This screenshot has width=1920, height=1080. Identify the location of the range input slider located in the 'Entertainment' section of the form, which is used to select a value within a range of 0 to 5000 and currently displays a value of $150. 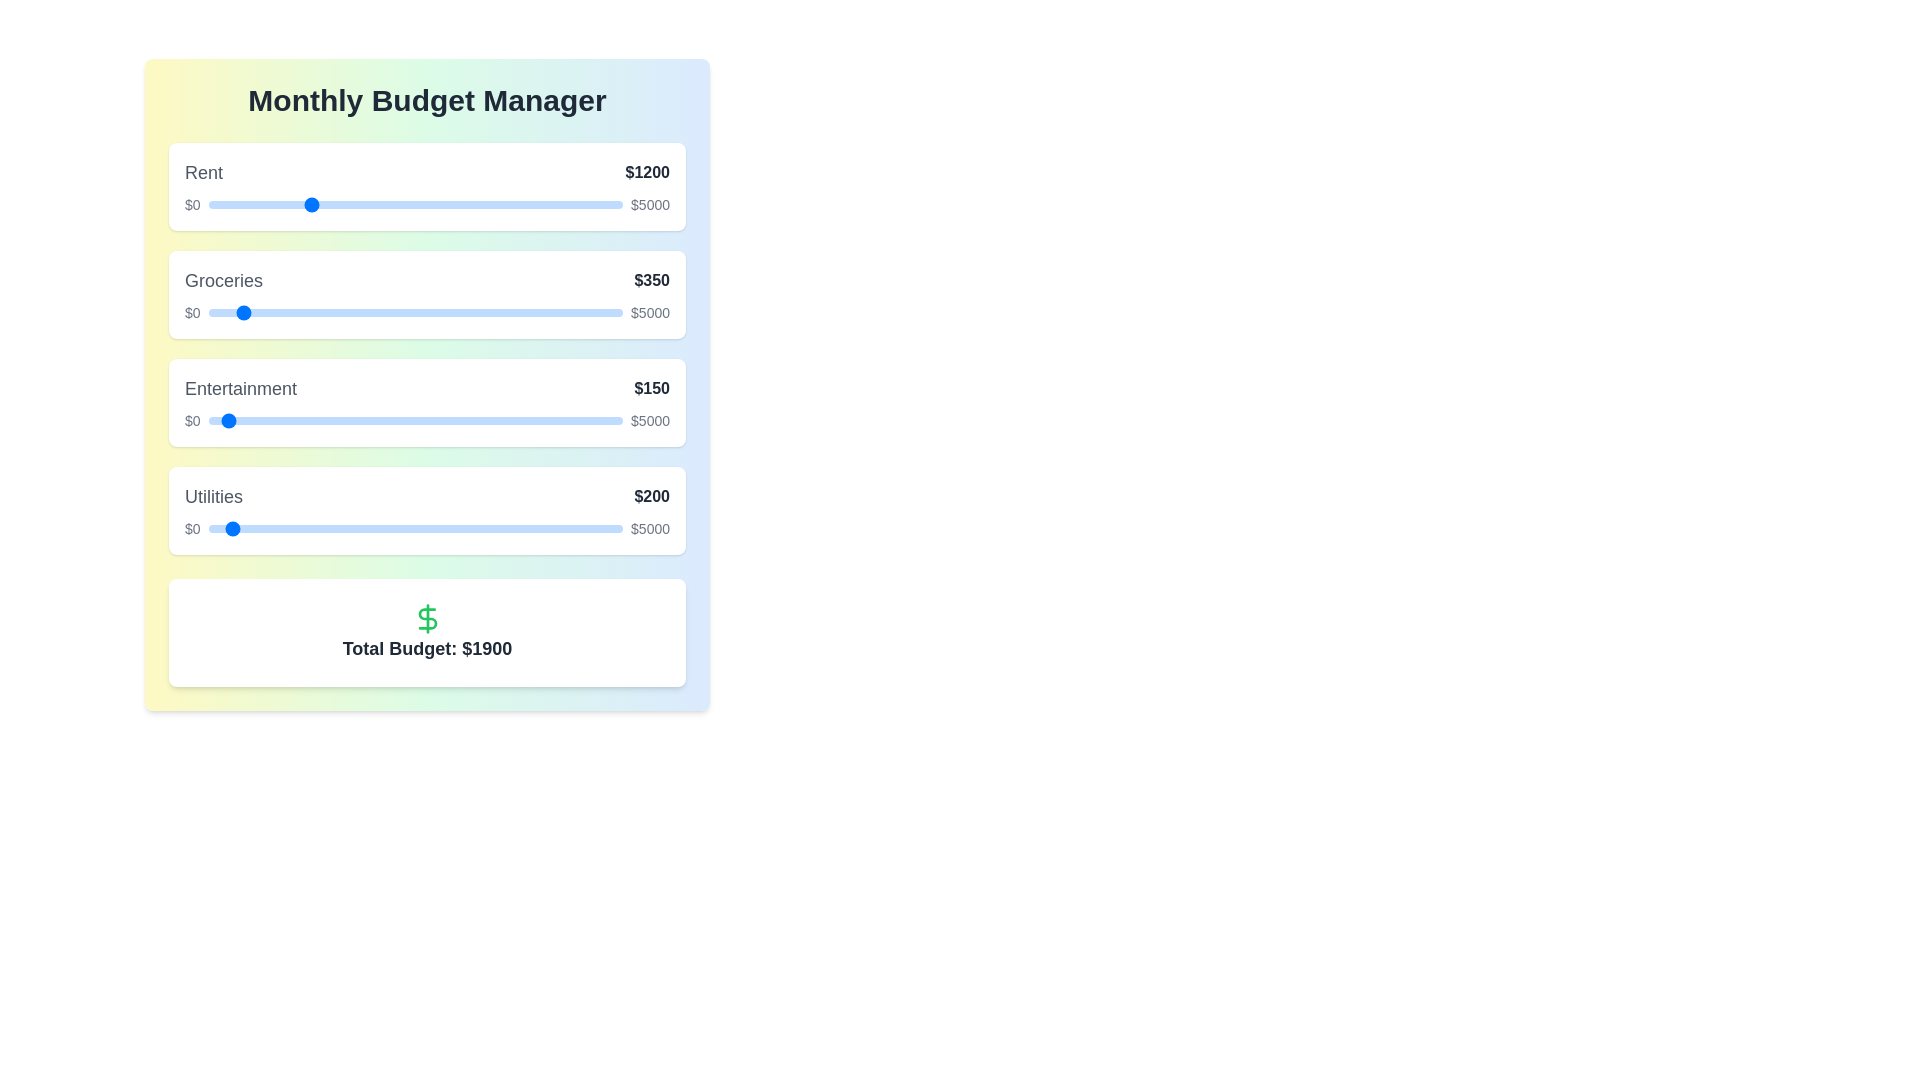
(414, 419).